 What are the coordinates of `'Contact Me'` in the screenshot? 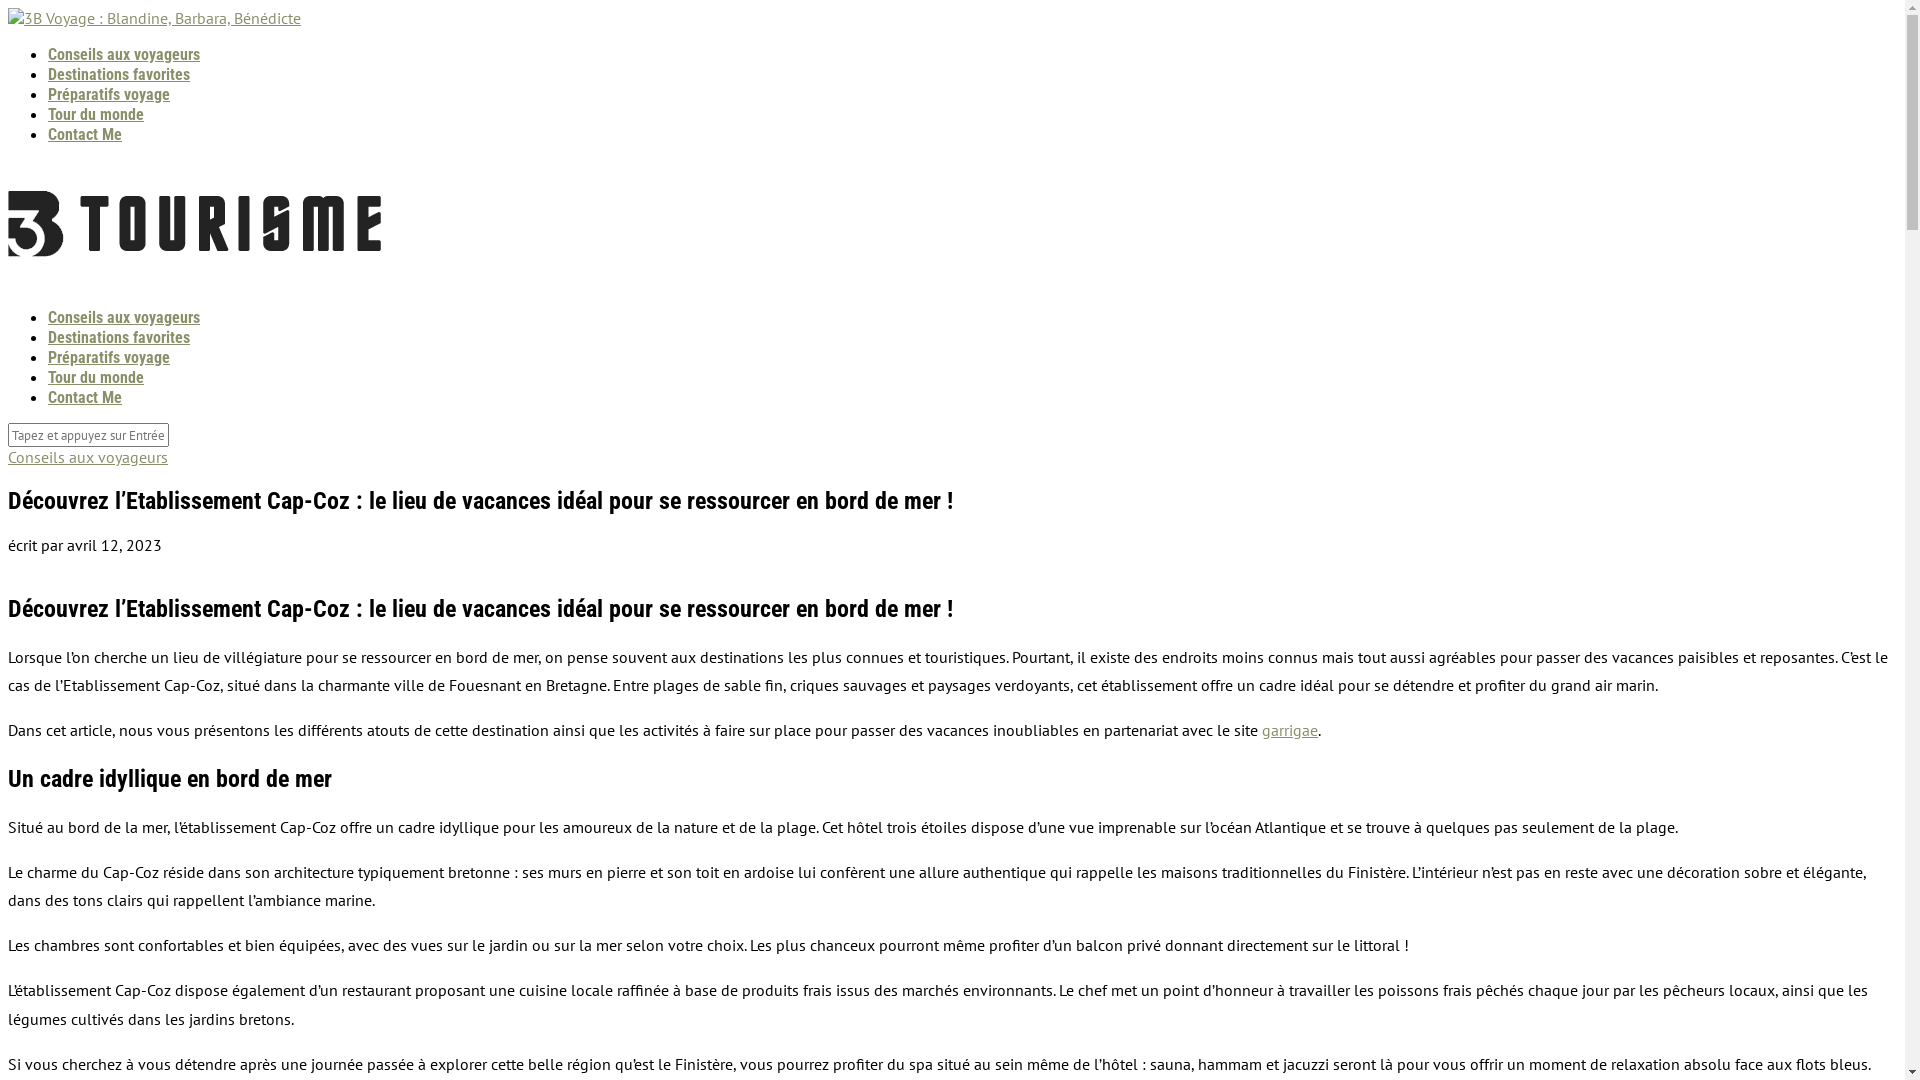 It's located at (48, 134).